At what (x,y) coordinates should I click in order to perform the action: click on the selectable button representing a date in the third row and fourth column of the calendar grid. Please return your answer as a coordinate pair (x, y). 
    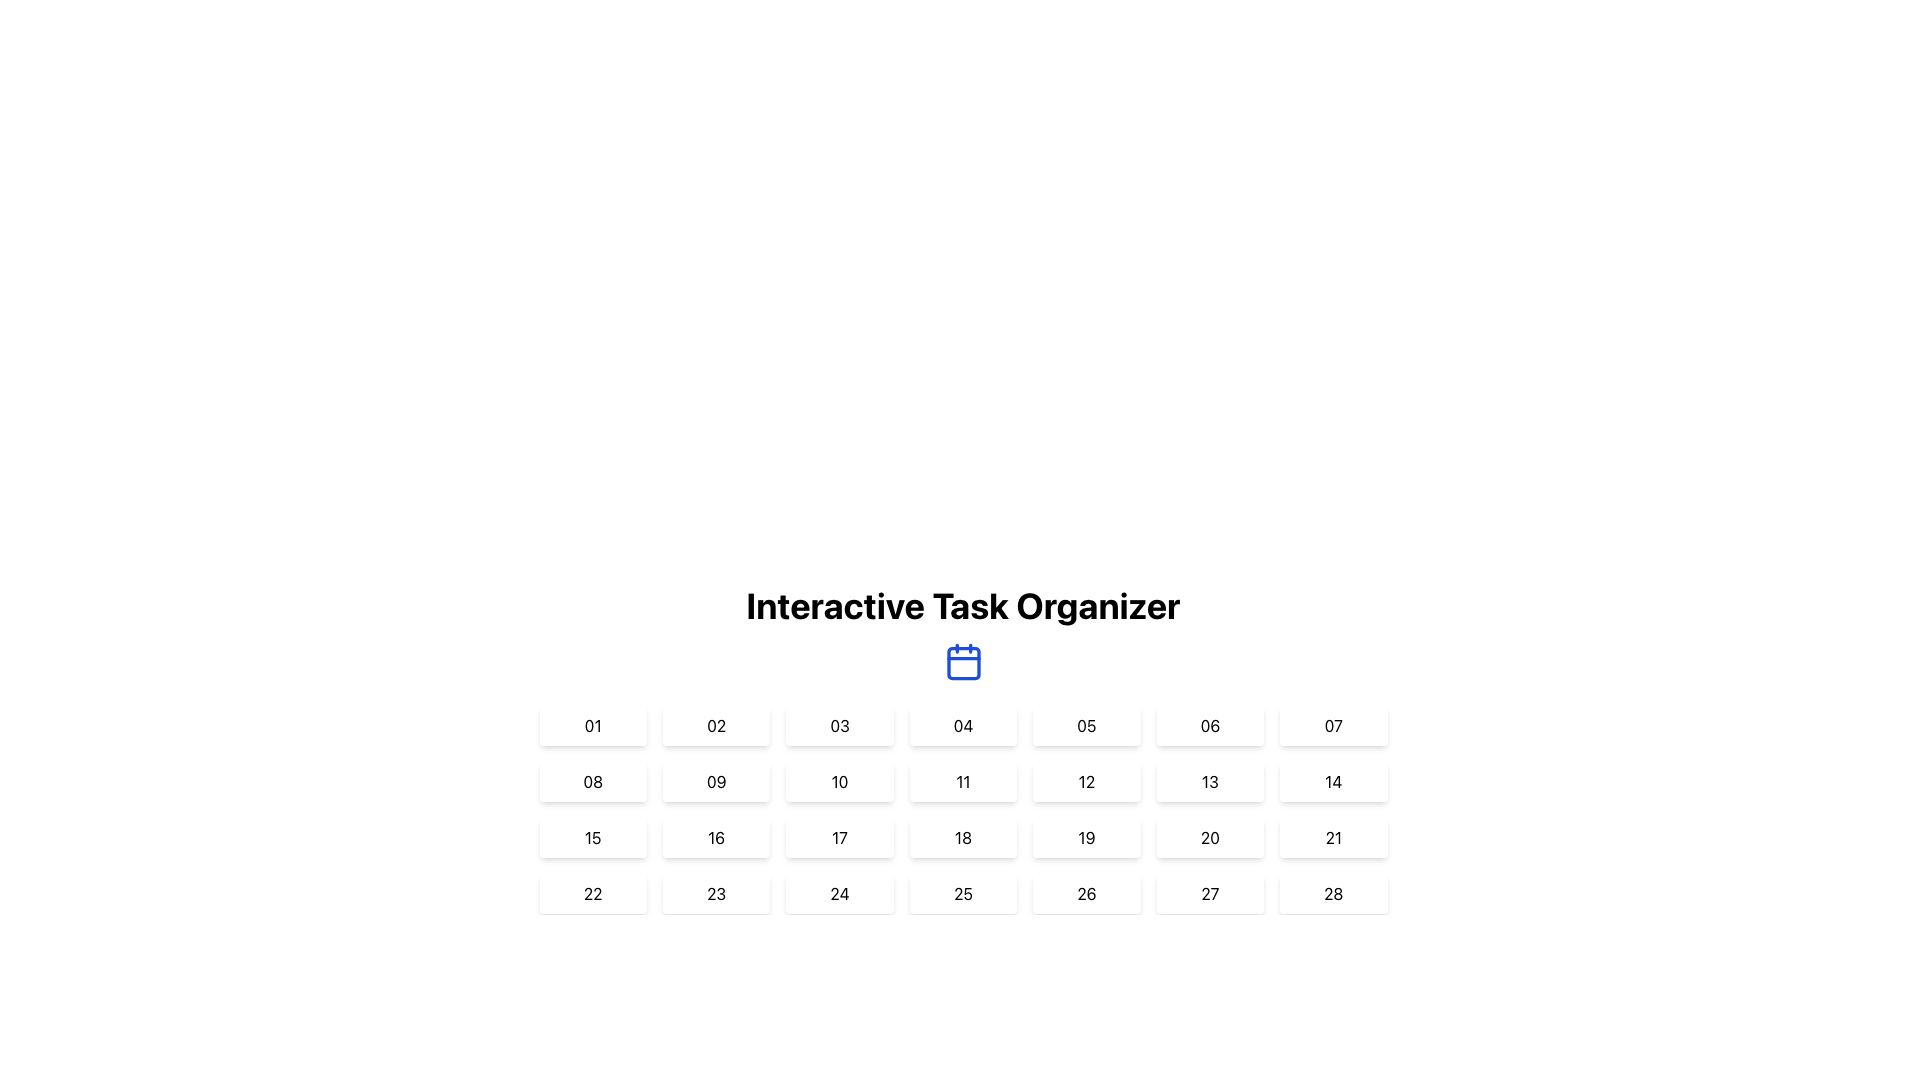
    Looking at the image, I should click on (963, 837).